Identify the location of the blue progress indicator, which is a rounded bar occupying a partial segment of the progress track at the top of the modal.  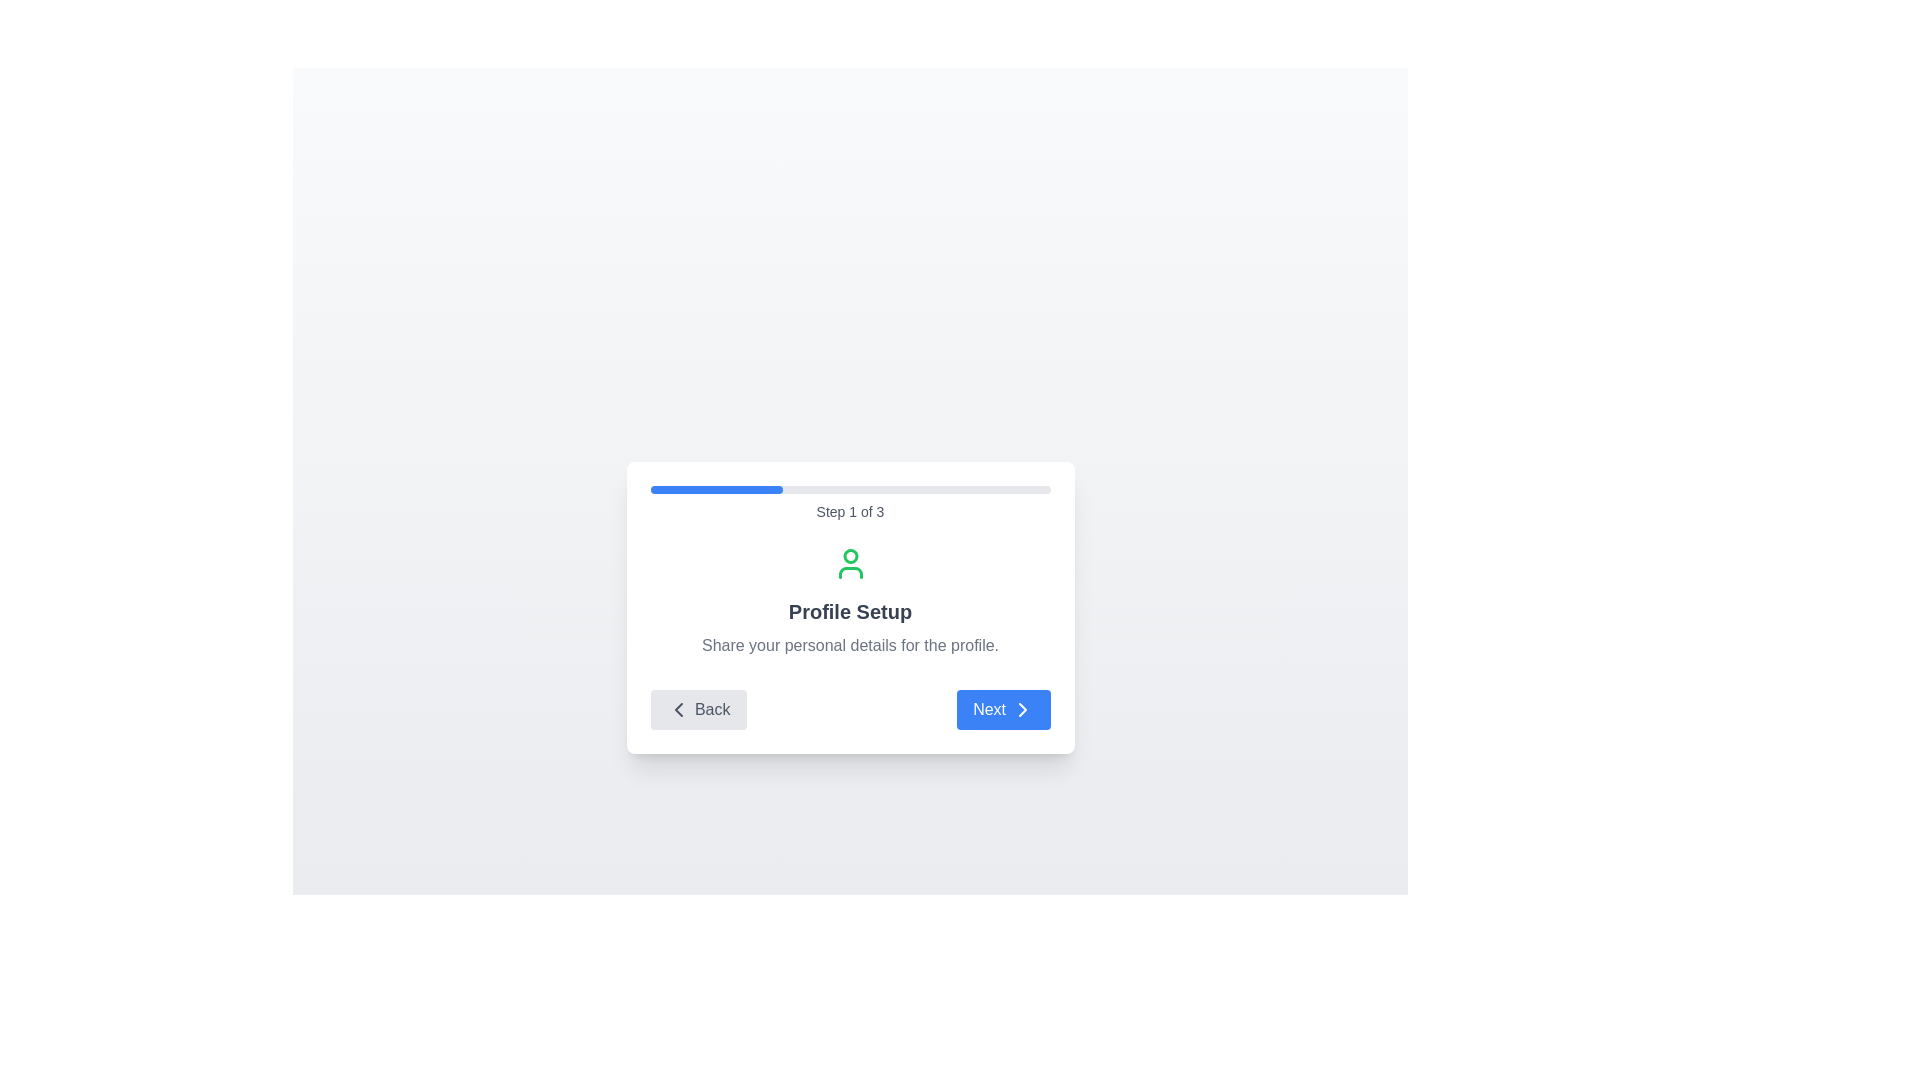
(716, 489).